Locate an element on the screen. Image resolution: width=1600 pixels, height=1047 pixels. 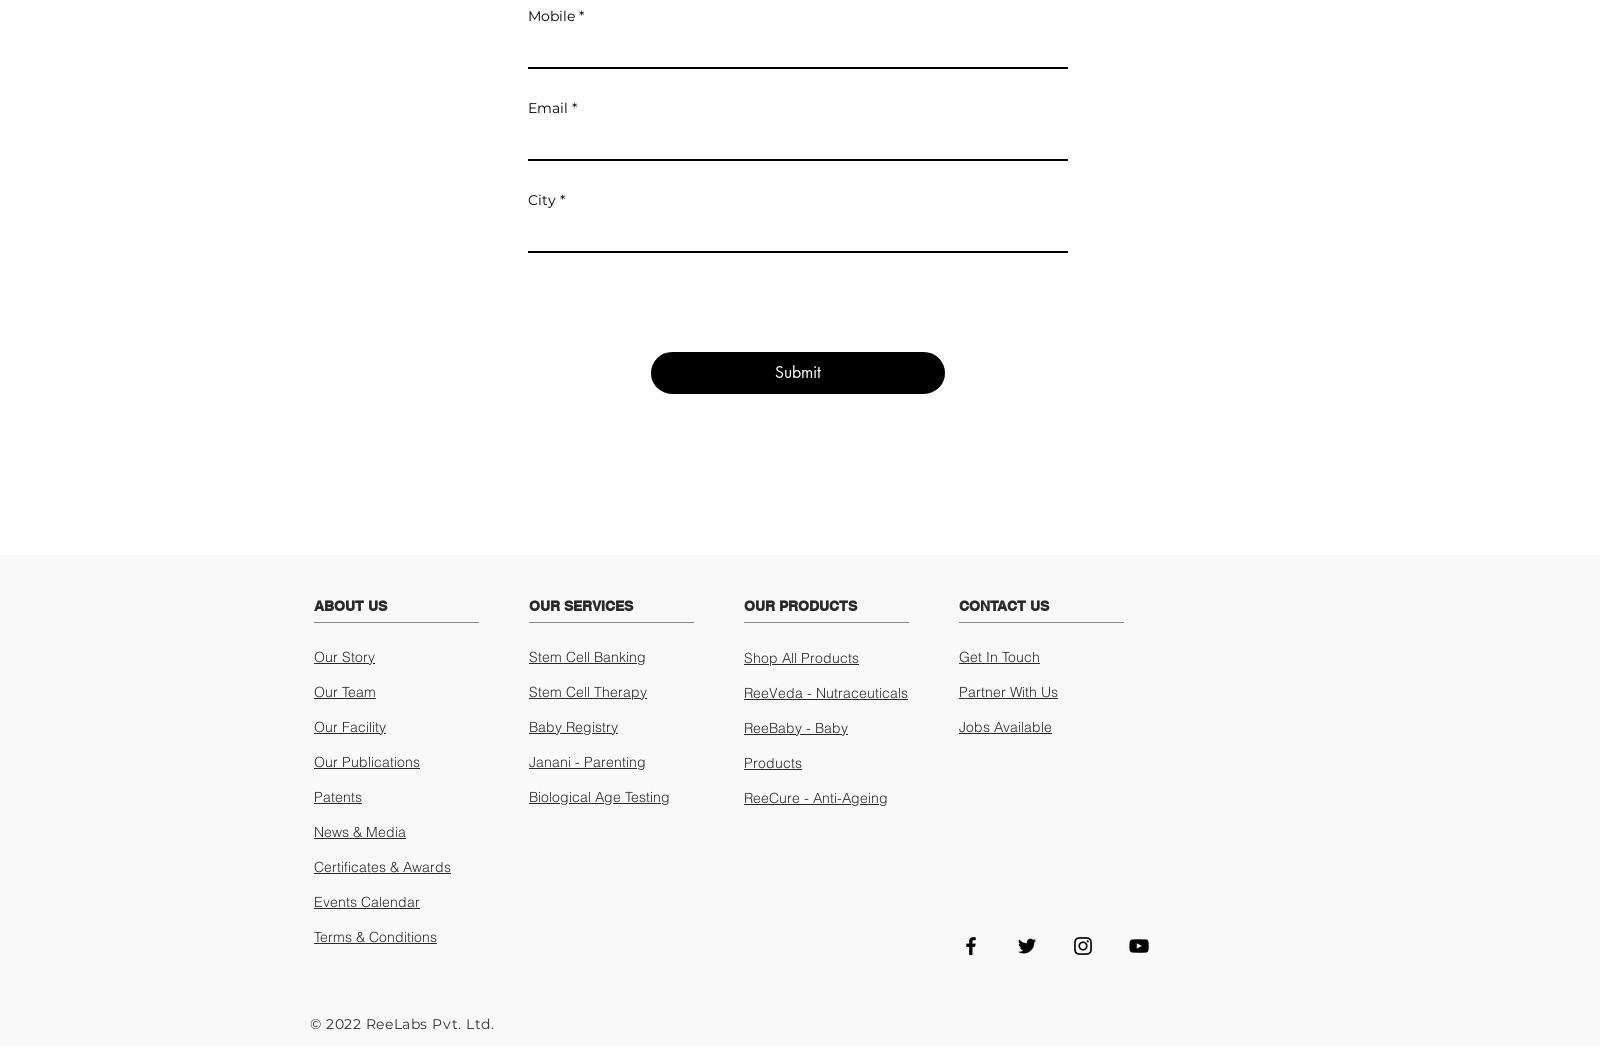
'Stem Cell Banking' is located at coordinates (586, 656).